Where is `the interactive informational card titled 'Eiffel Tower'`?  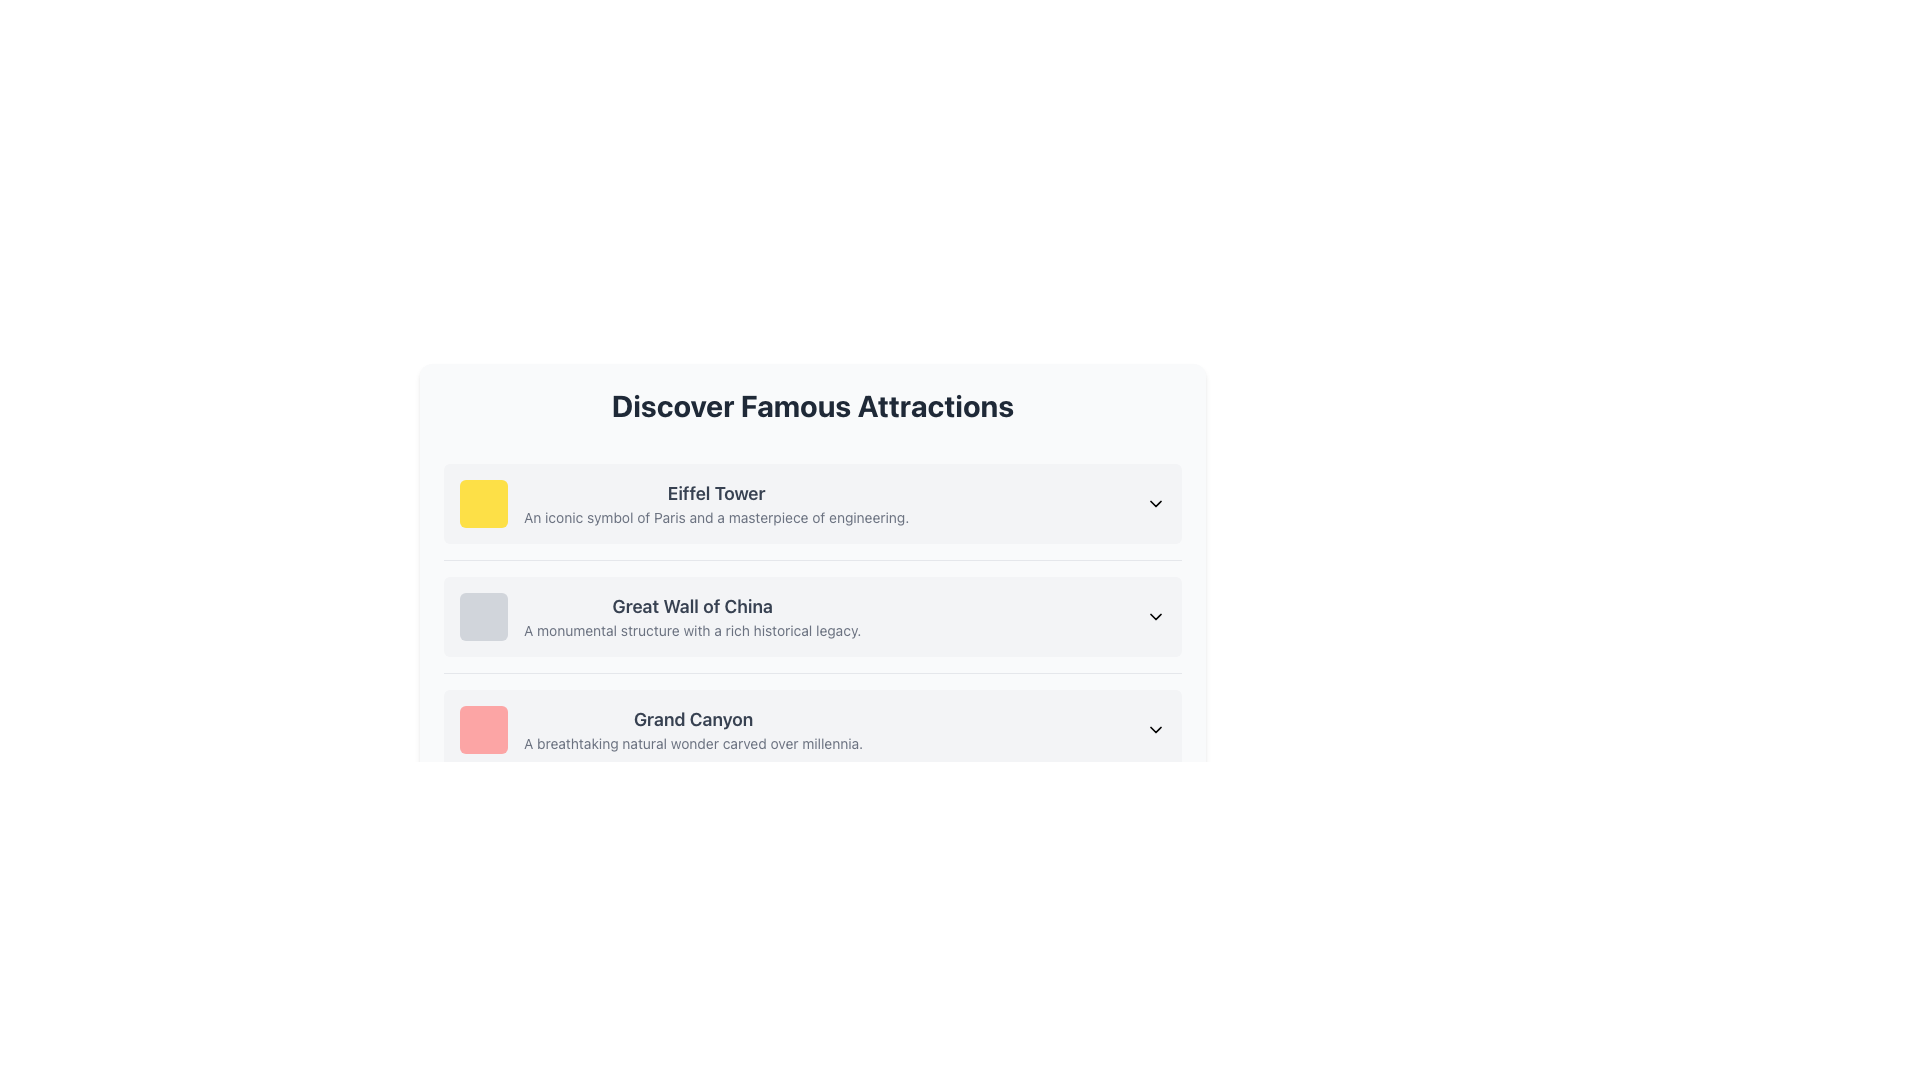 the interactive informational card titled 'Eiffel Tower' is located at coordinates (812, 534).